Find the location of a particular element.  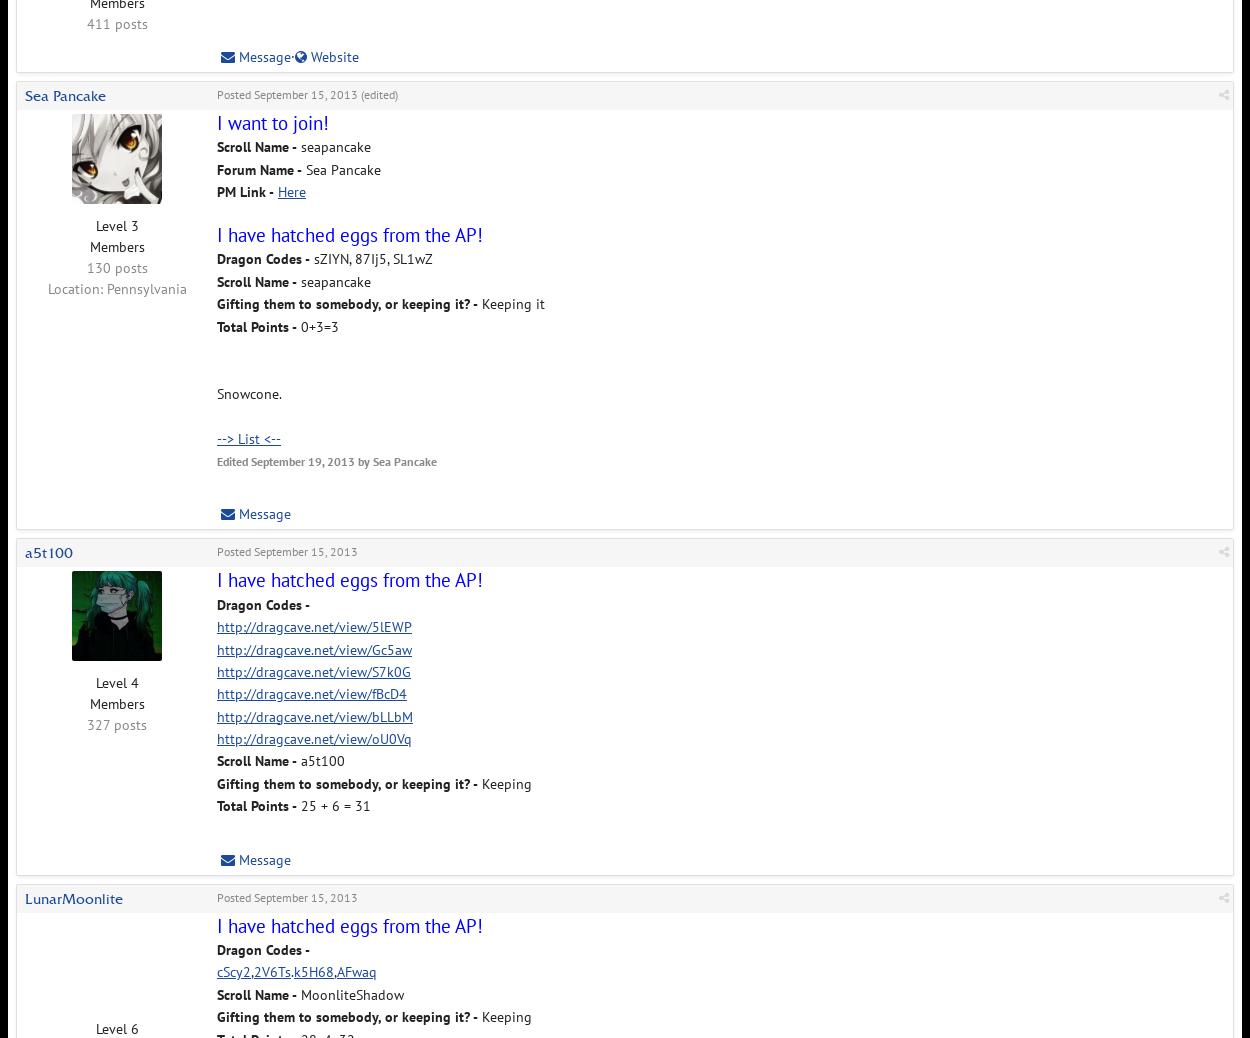

'http://dragcave.net/view/oU0Vq' is located at coordinates (313, 737).